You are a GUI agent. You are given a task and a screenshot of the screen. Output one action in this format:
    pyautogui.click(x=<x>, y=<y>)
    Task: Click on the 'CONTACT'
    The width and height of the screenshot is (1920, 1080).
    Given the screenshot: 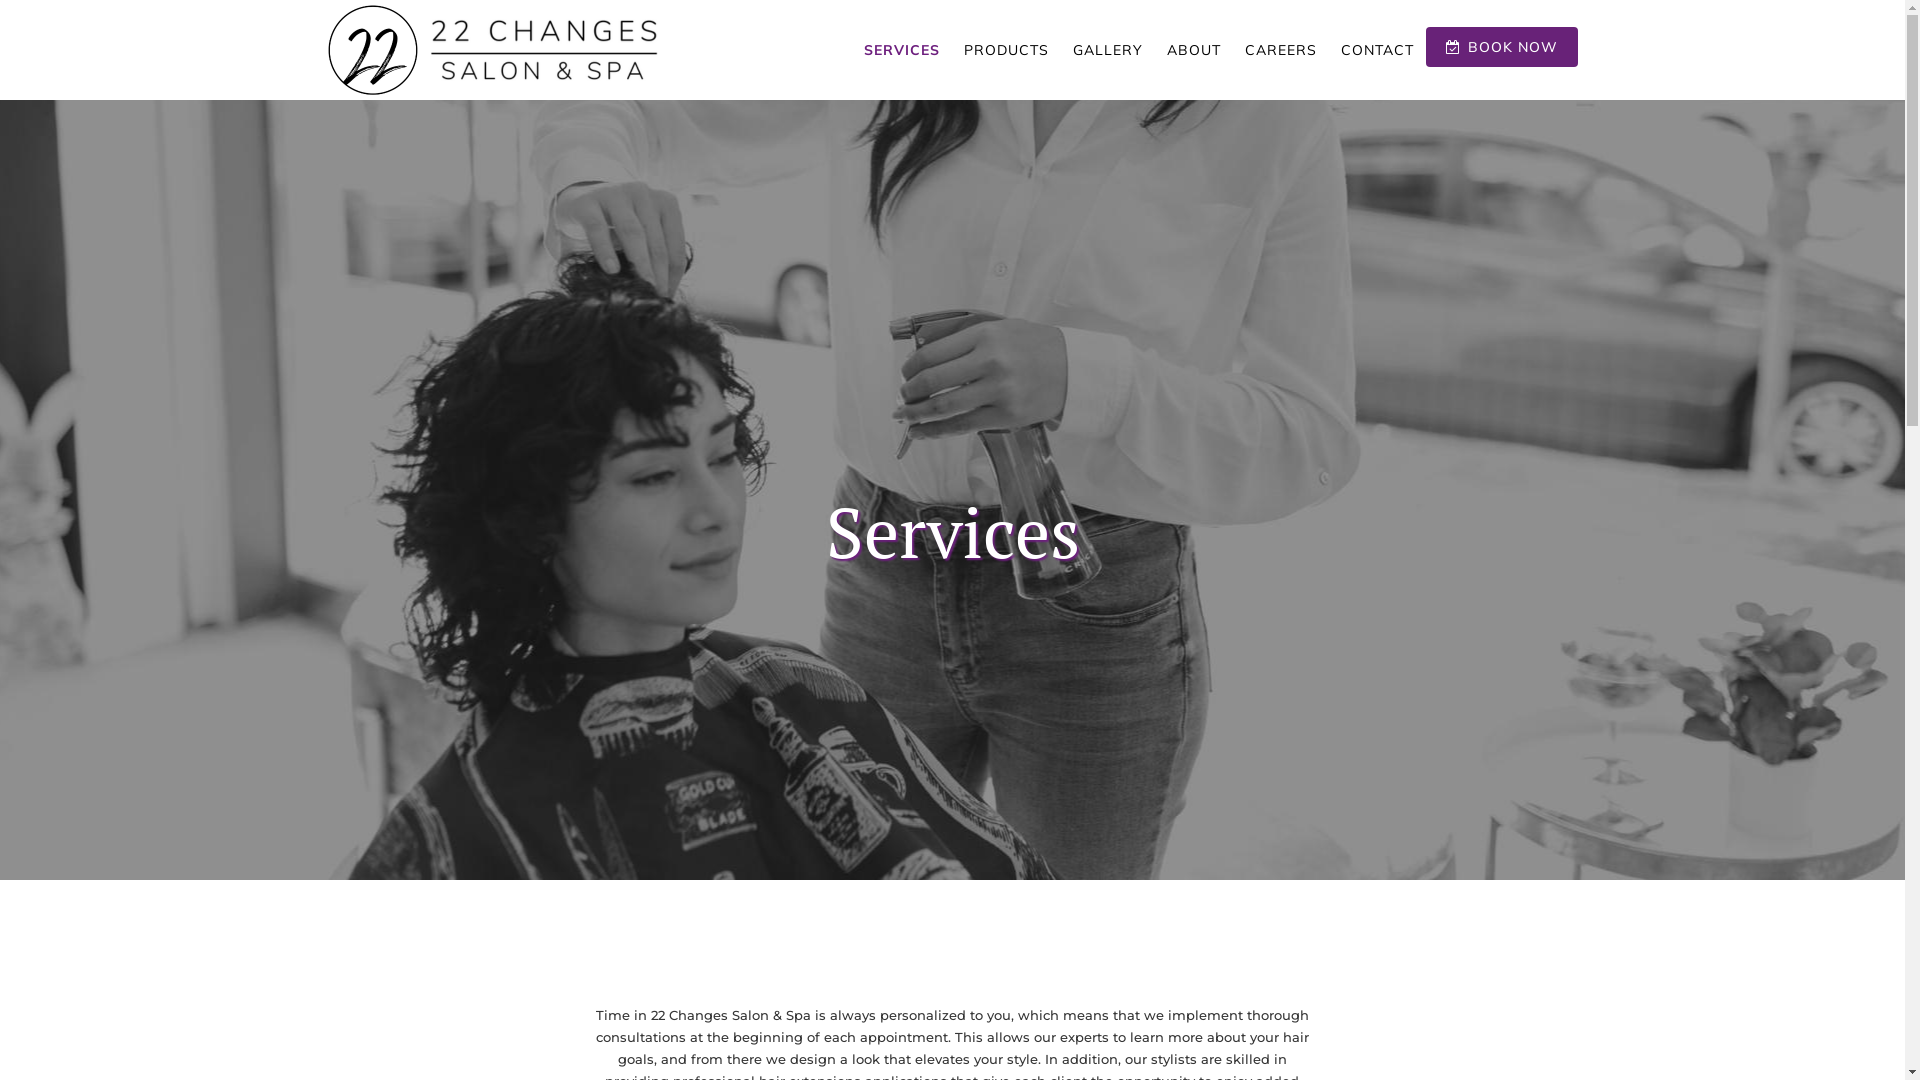 What is the action you would take?
    pyautogui.click(x=1375, y=49)
    